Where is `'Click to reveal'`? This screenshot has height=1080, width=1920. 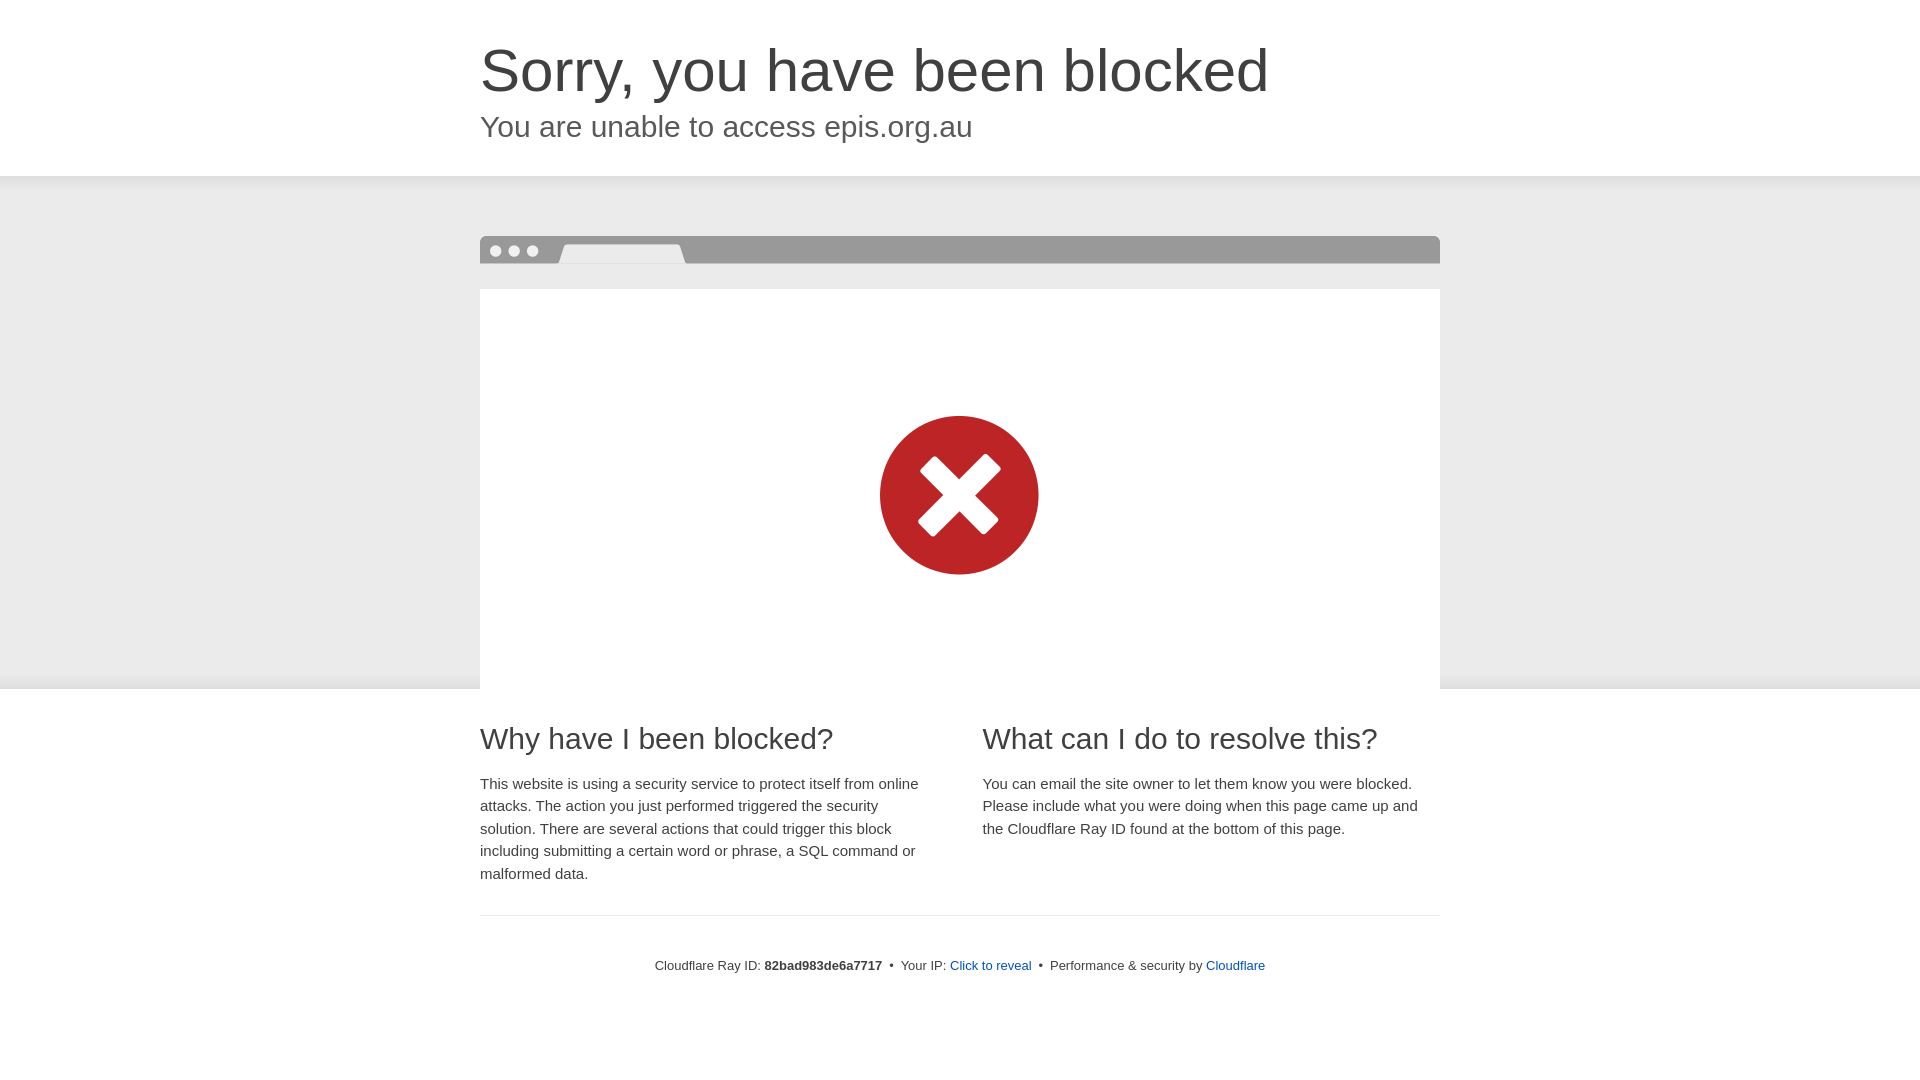
'Click to reveal' is located at coordinates (990, 964).